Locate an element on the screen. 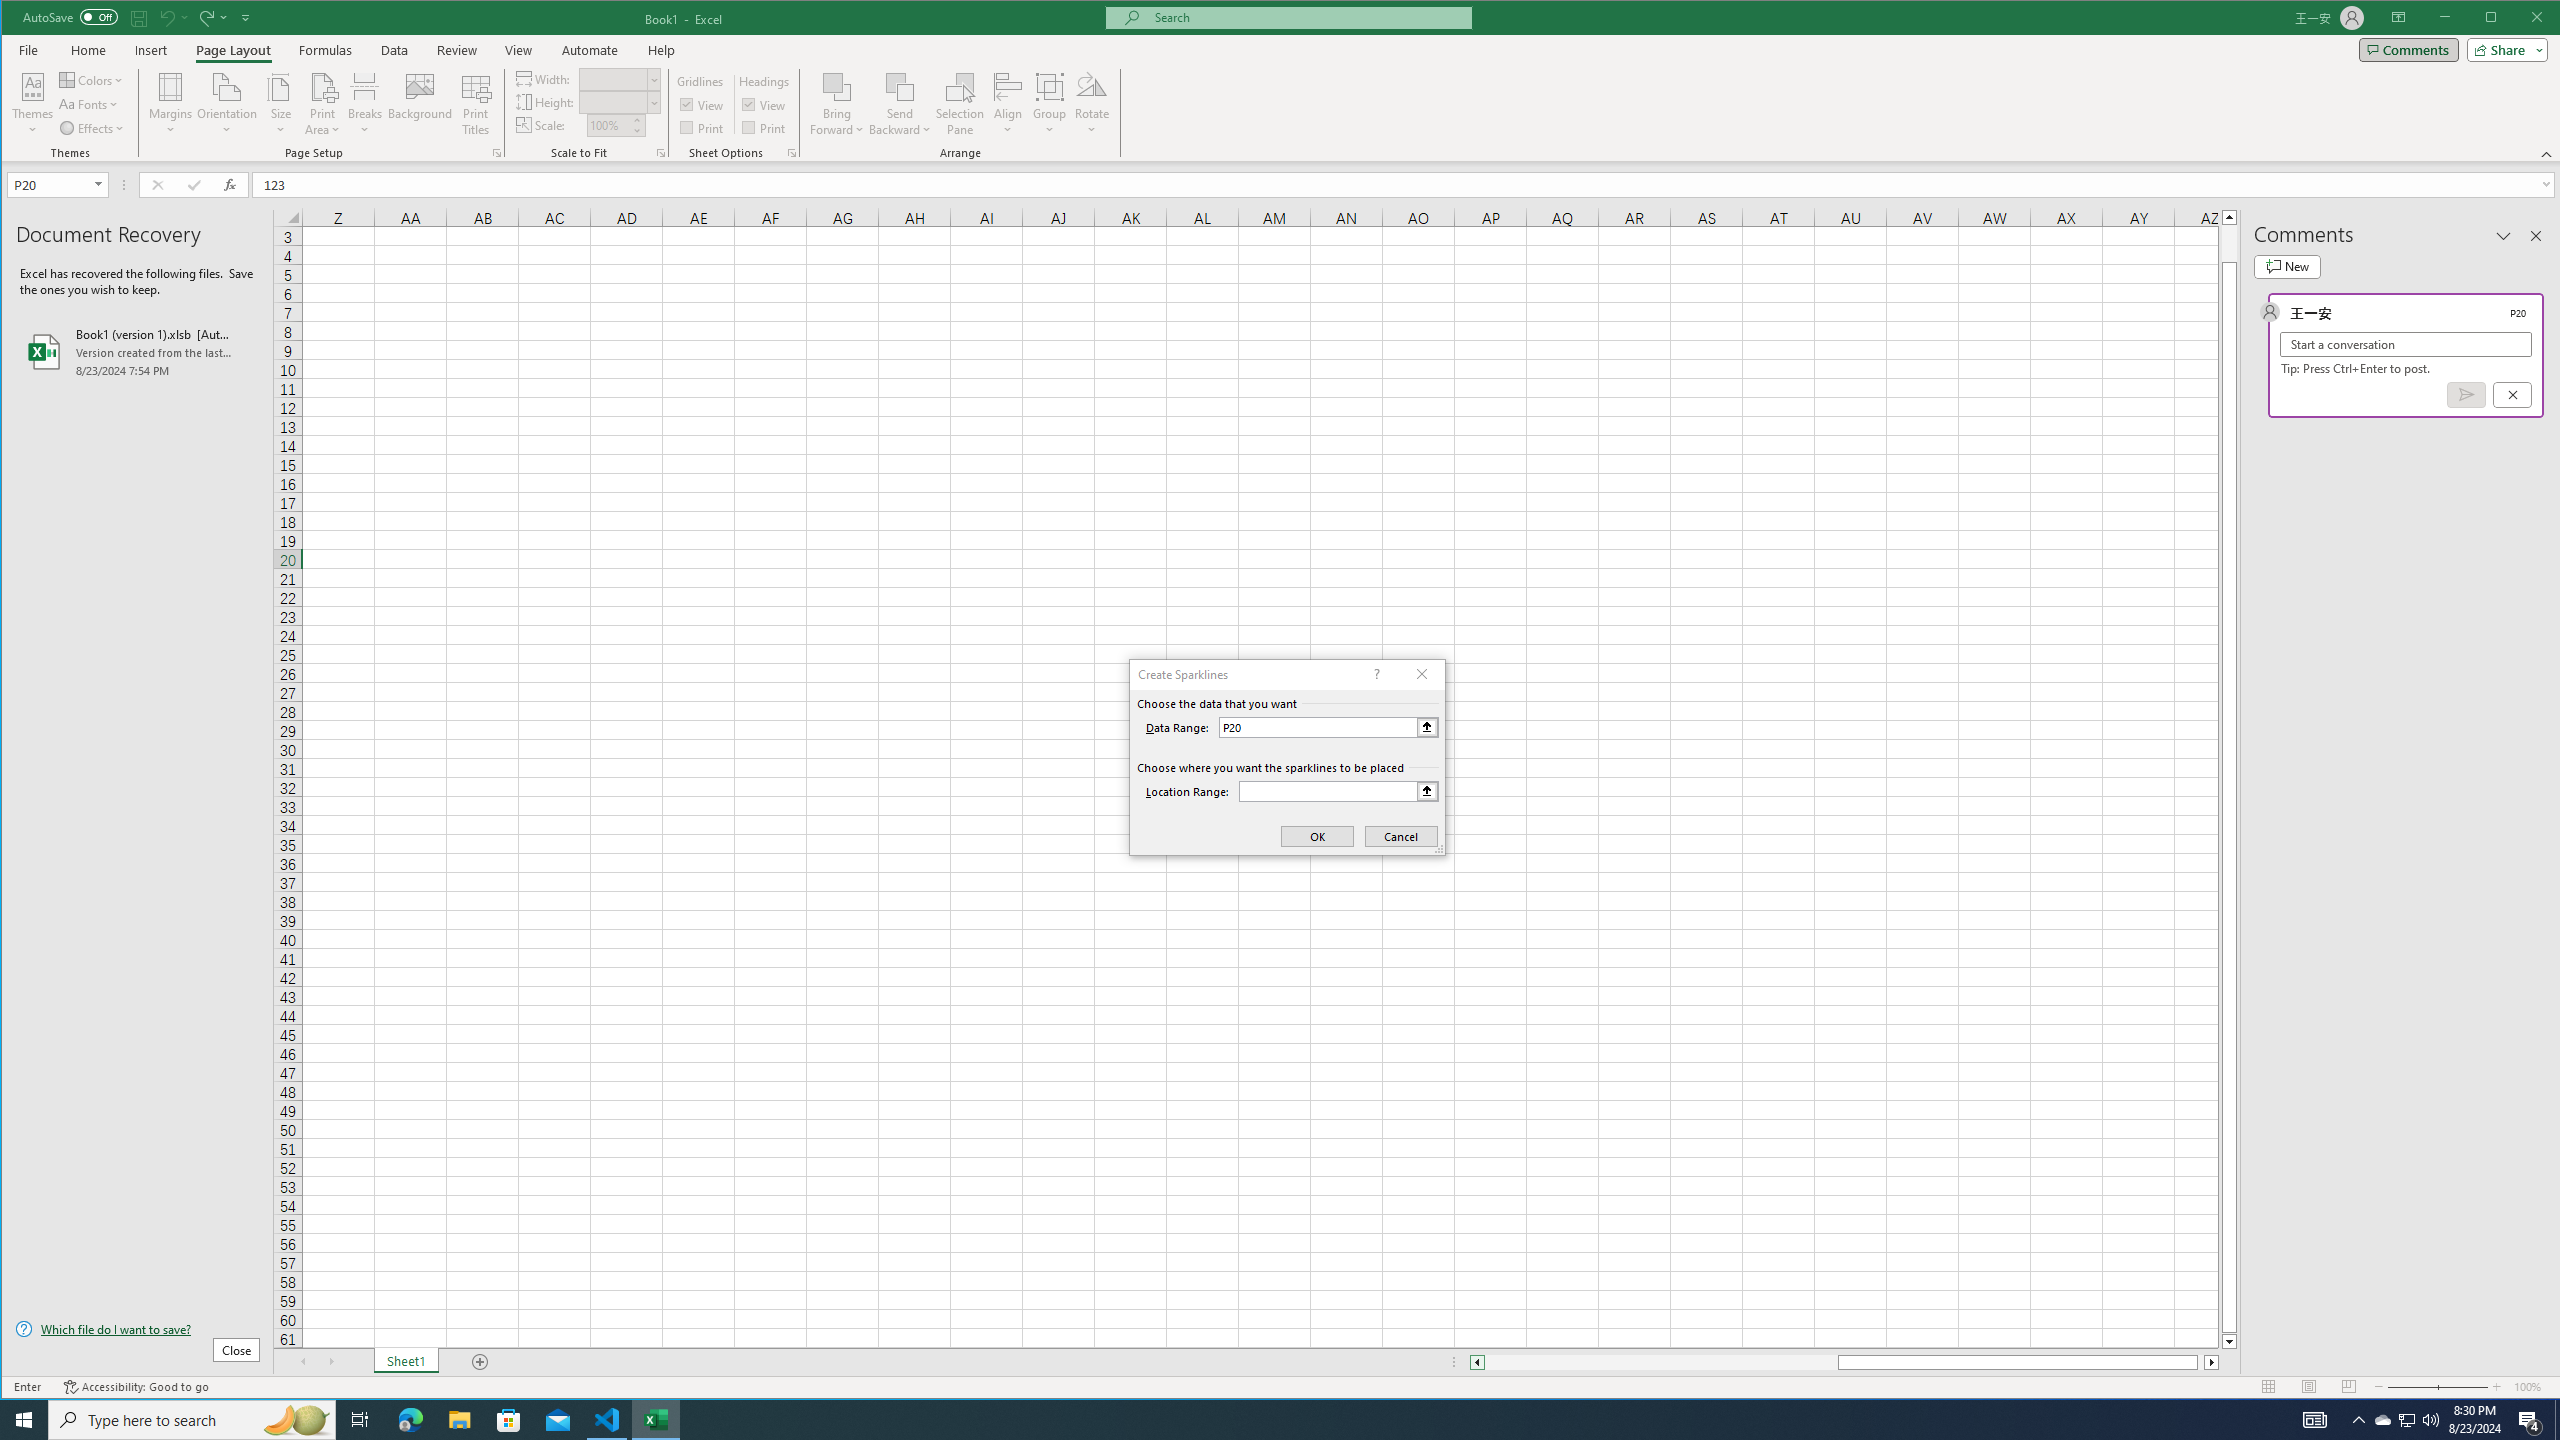 This screenshot has width=2560, height=1440. 'Accessibility Checker Accessibility: Good to go' is located at coordinates (135, 1386).